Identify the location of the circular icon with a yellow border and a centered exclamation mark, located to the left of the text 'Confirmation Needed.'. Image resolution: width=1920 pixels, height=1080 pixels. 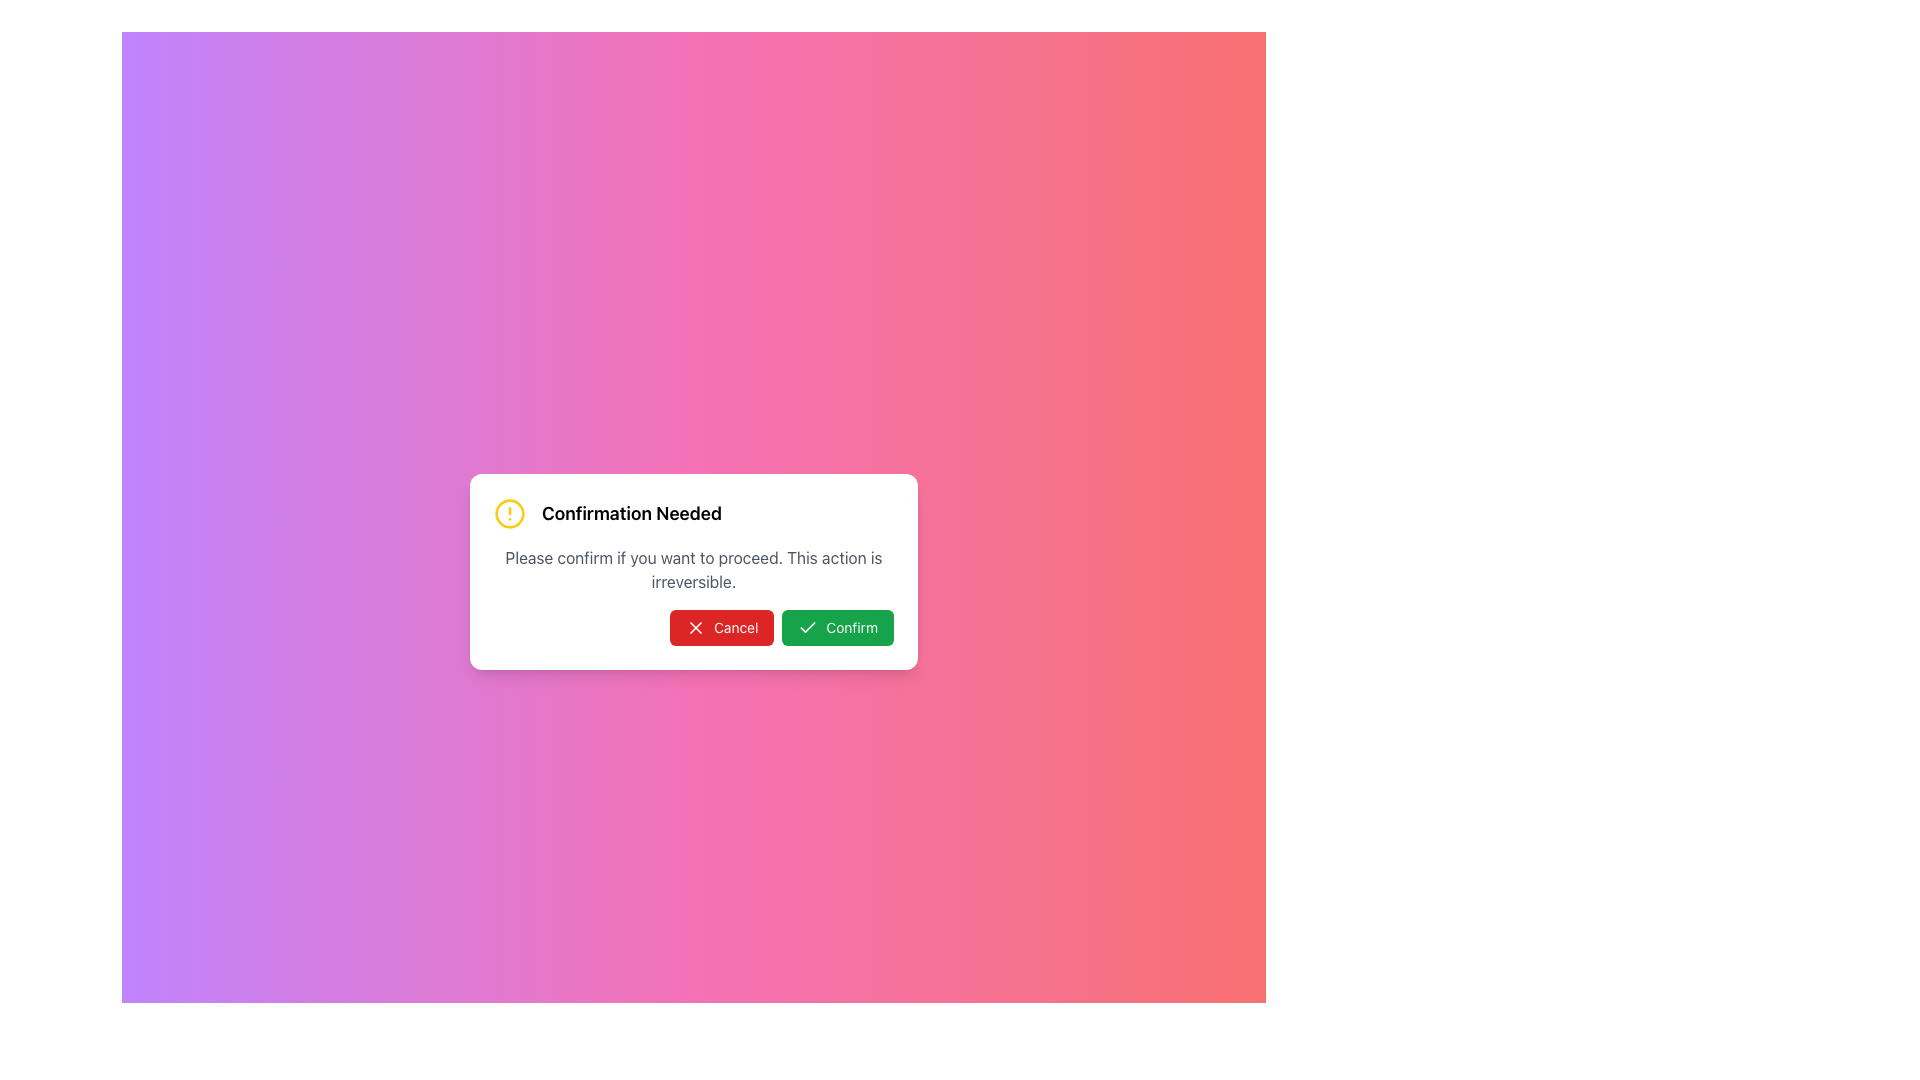
(509, 512).